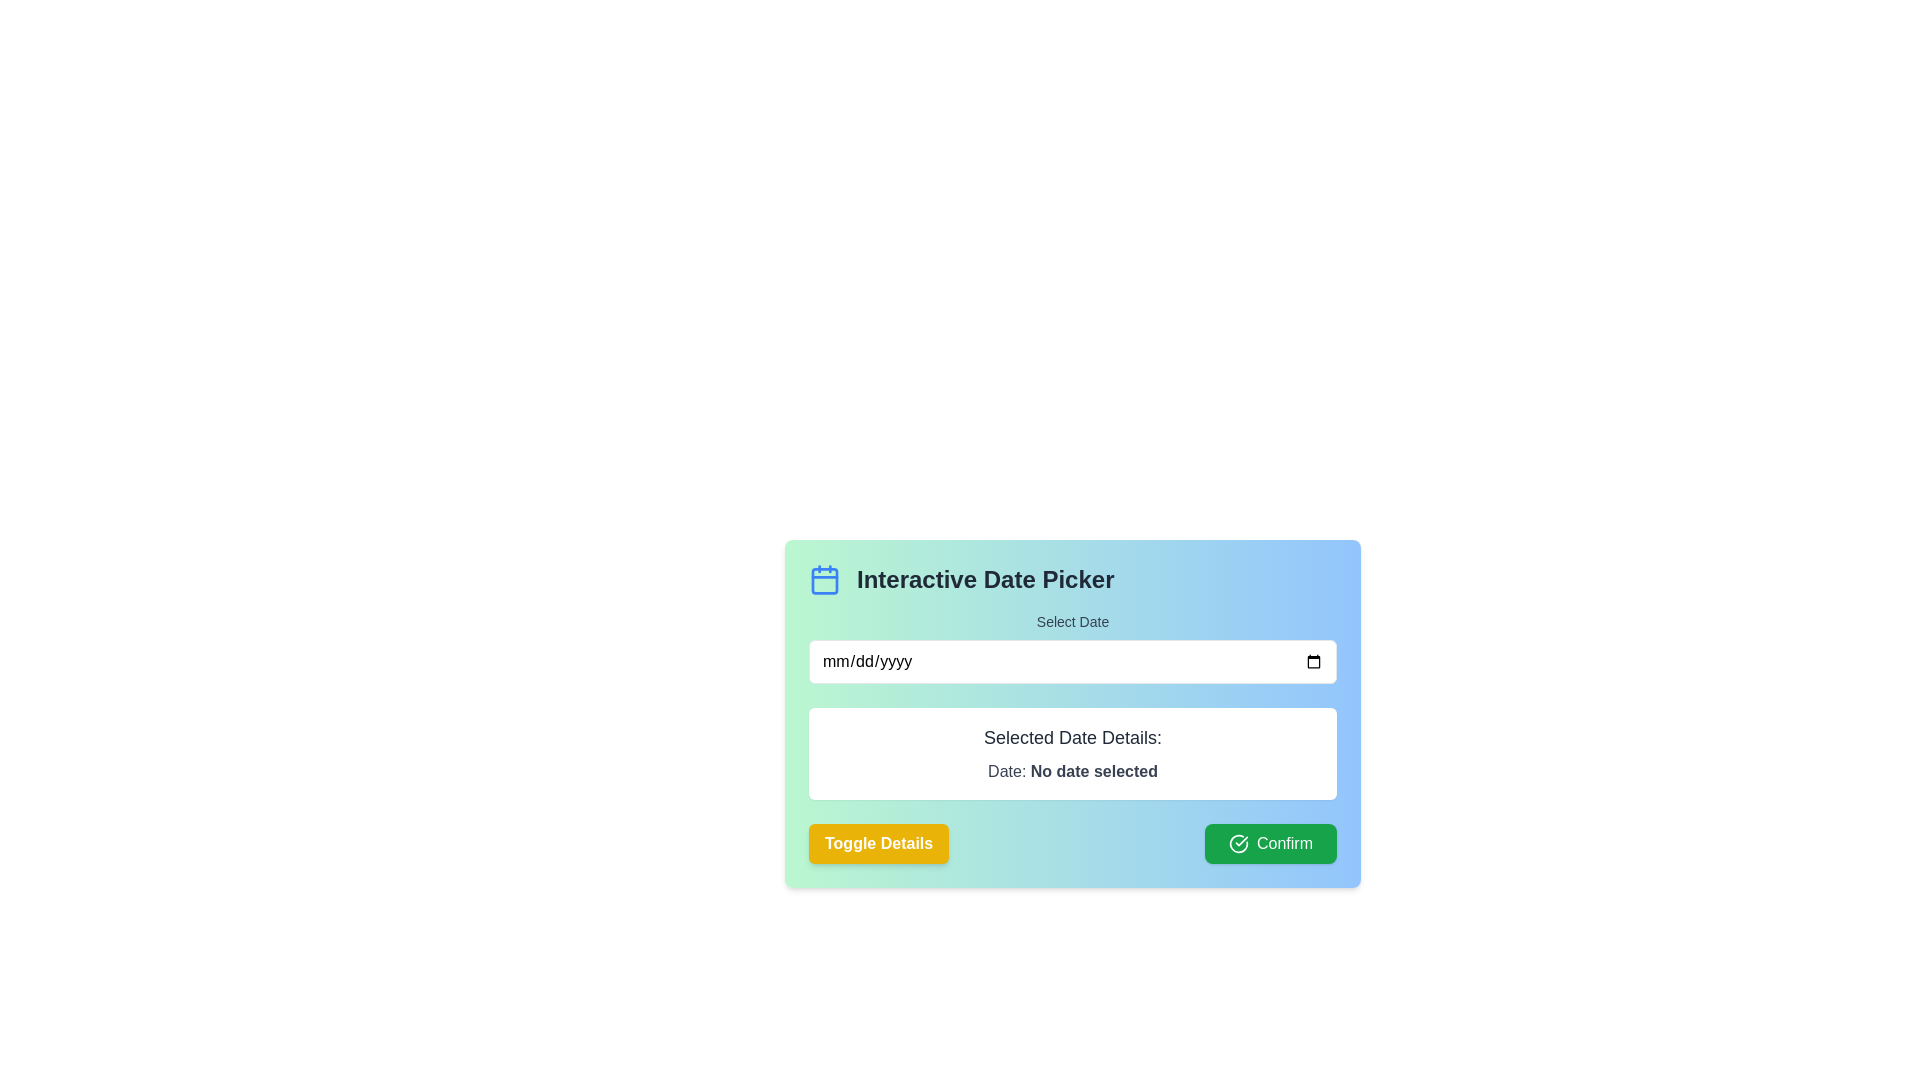 The width and height of the screenshot is (1920, 1080). I want to click on the graphical rectangle representing the date area within the calendar icon, so click(825, 581).